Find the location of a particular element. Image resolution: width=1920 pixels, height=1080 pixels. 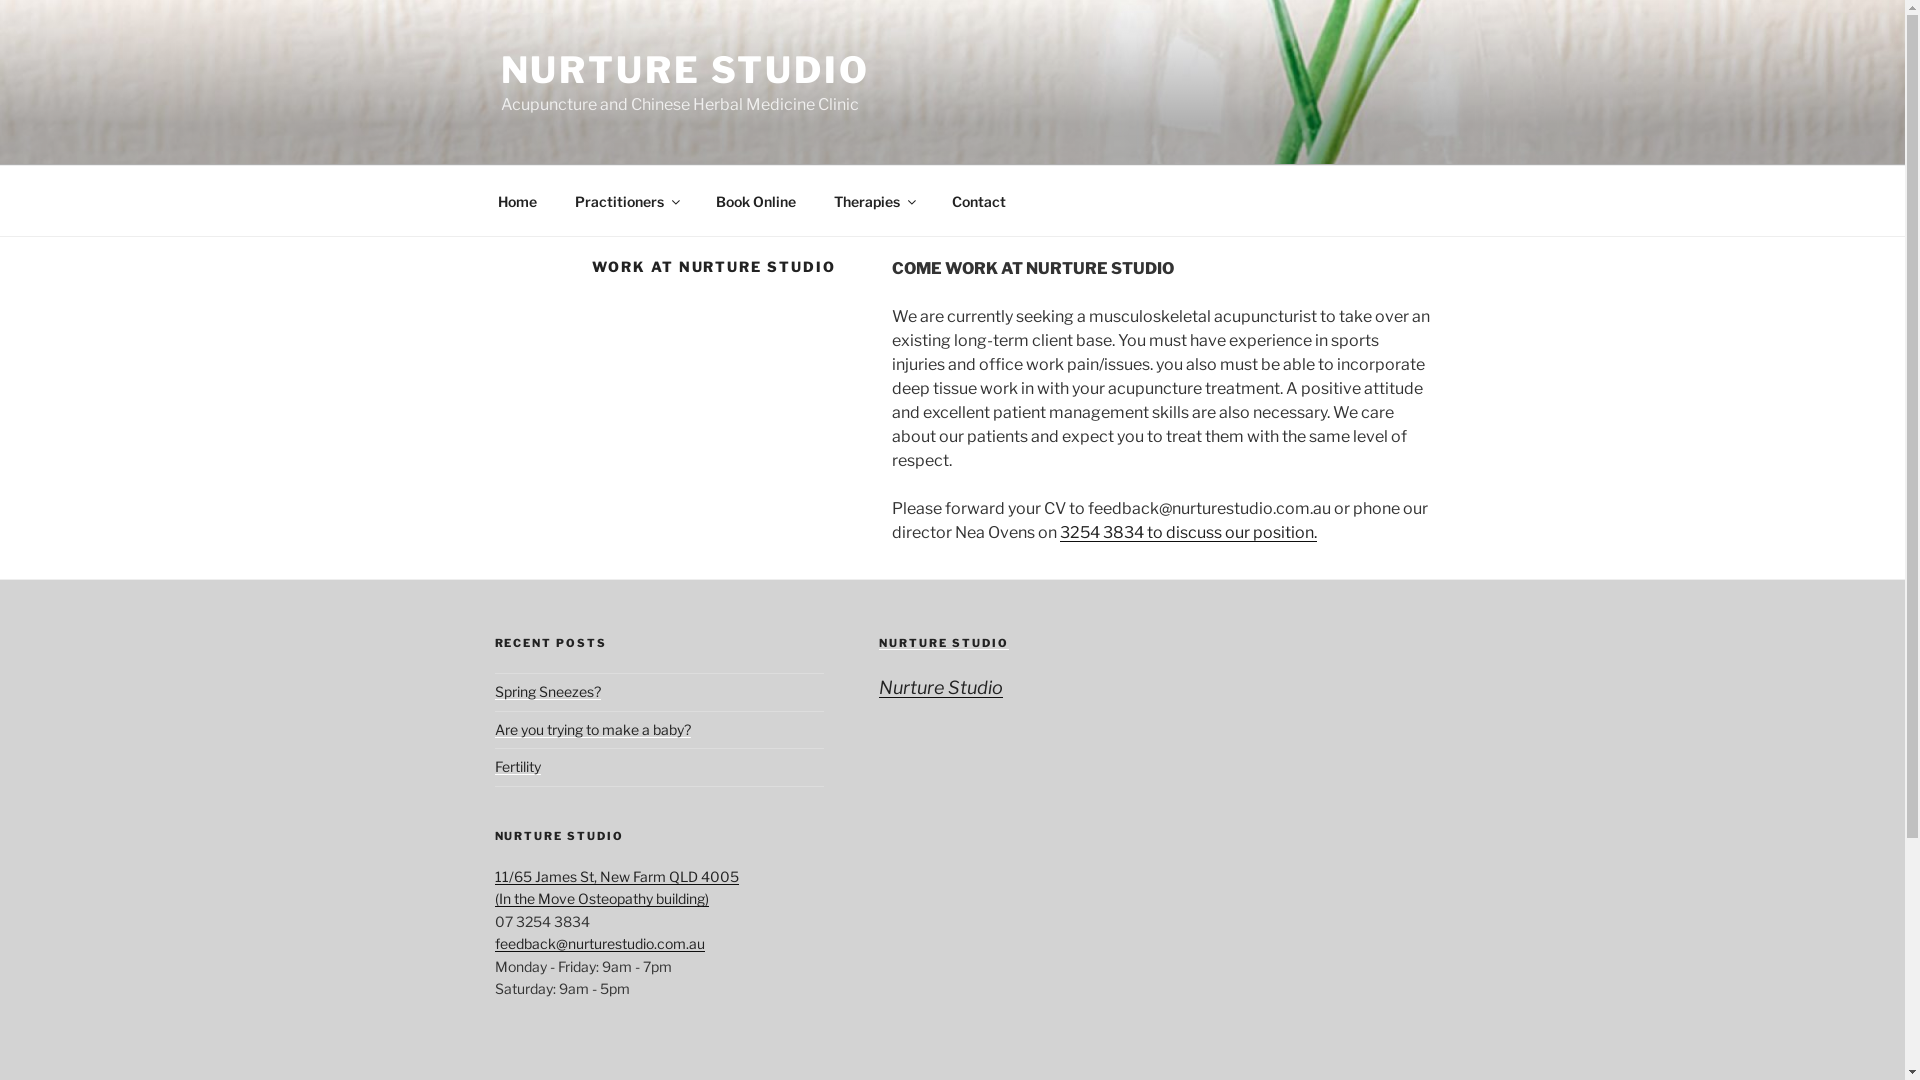

'feedback@nurturestudio.com.au' is located at coordinates (598, 943).